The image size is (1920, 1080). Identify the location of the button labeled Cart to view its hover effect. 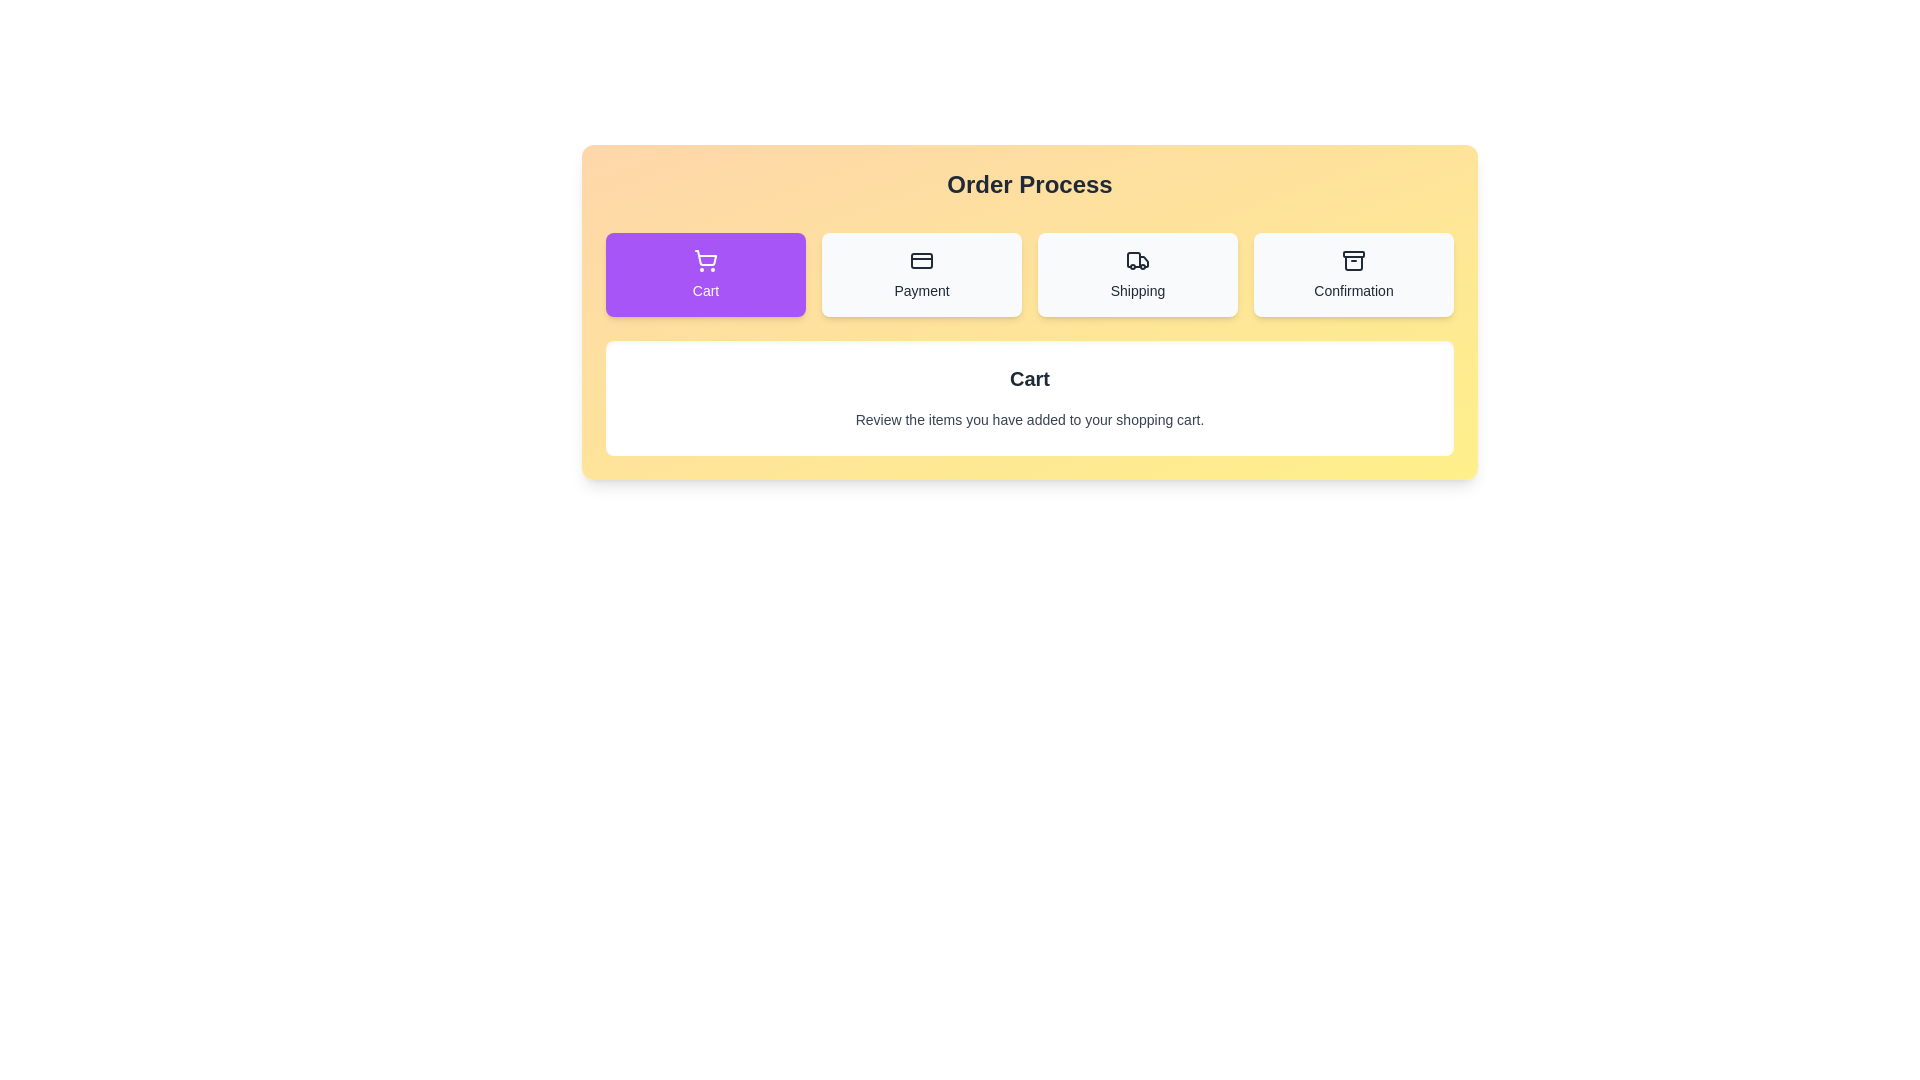
(705, 274).